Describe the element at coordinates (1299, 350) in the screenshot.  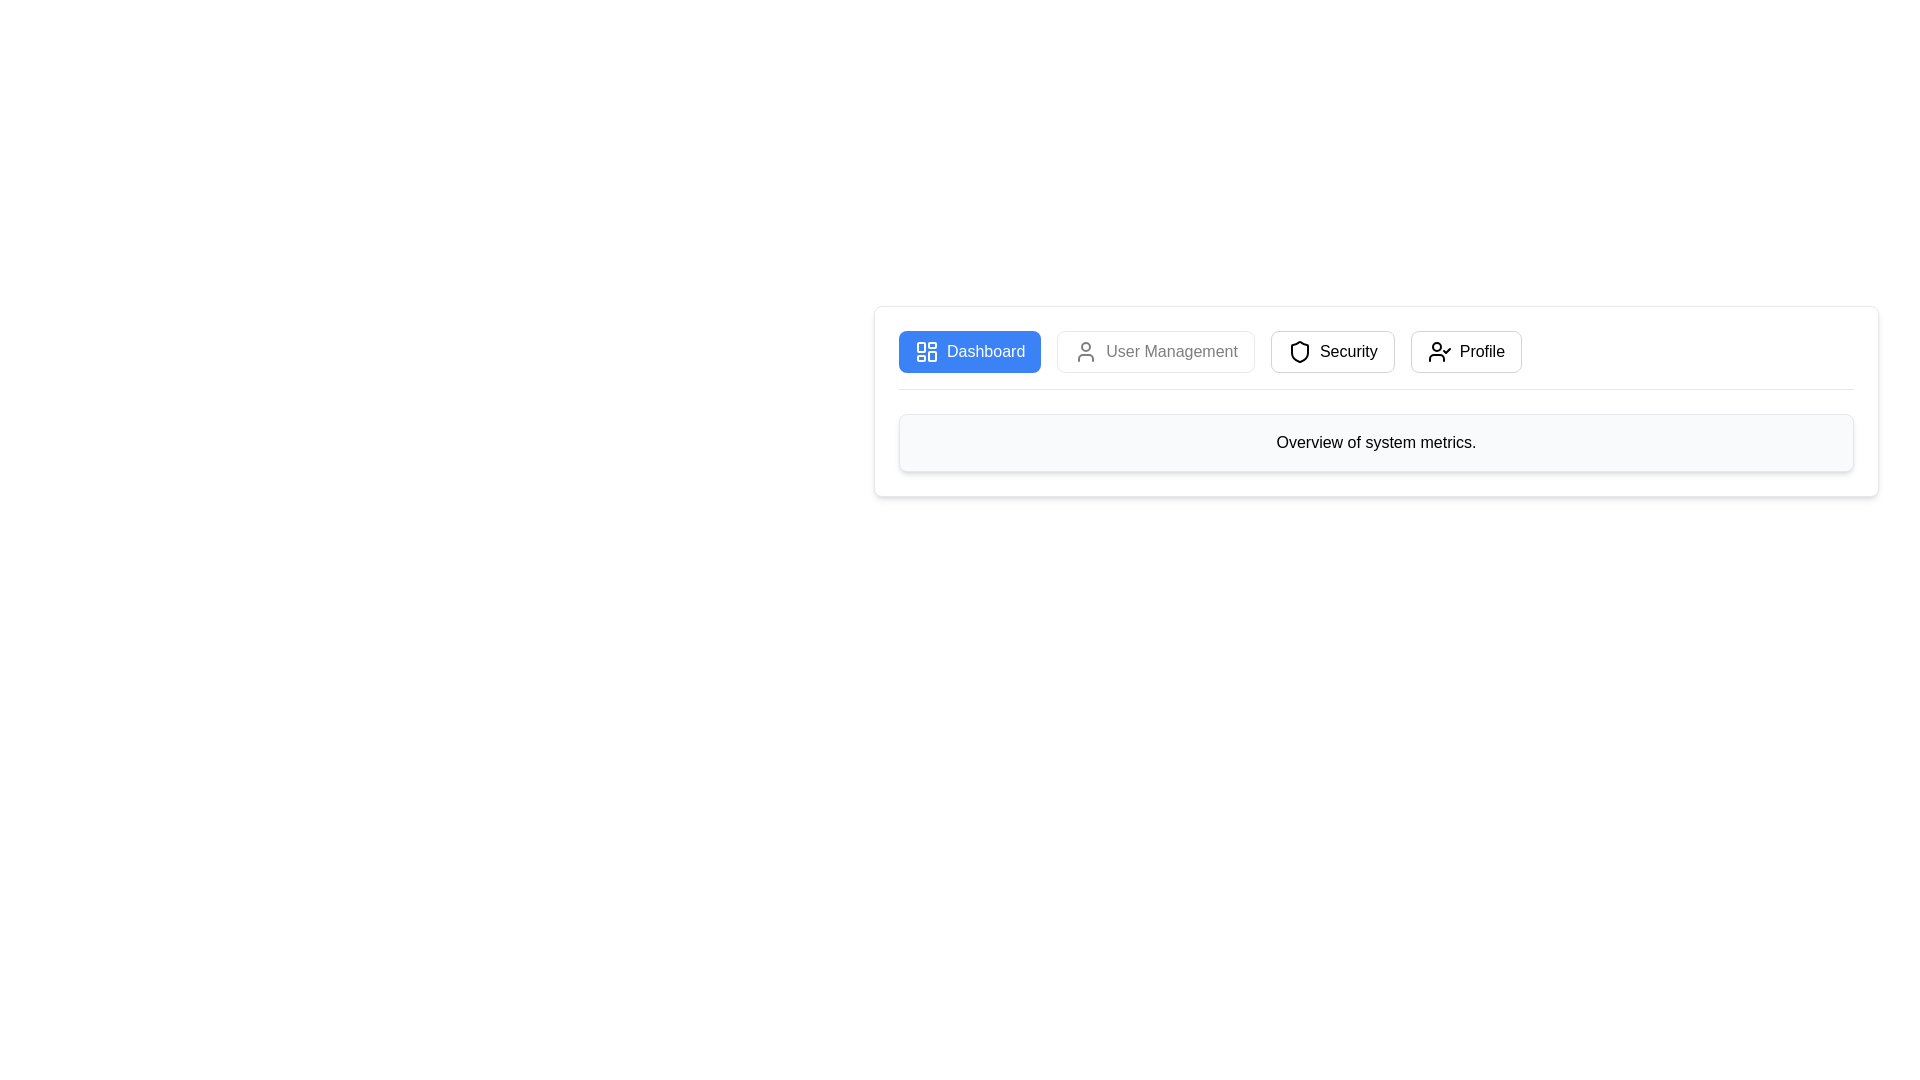
I see `the graphical representation of the shield icon located in the 'Security' tab of the navigation bar, which is situated between the 'User Management' and 'Profile' tabs` at that location.